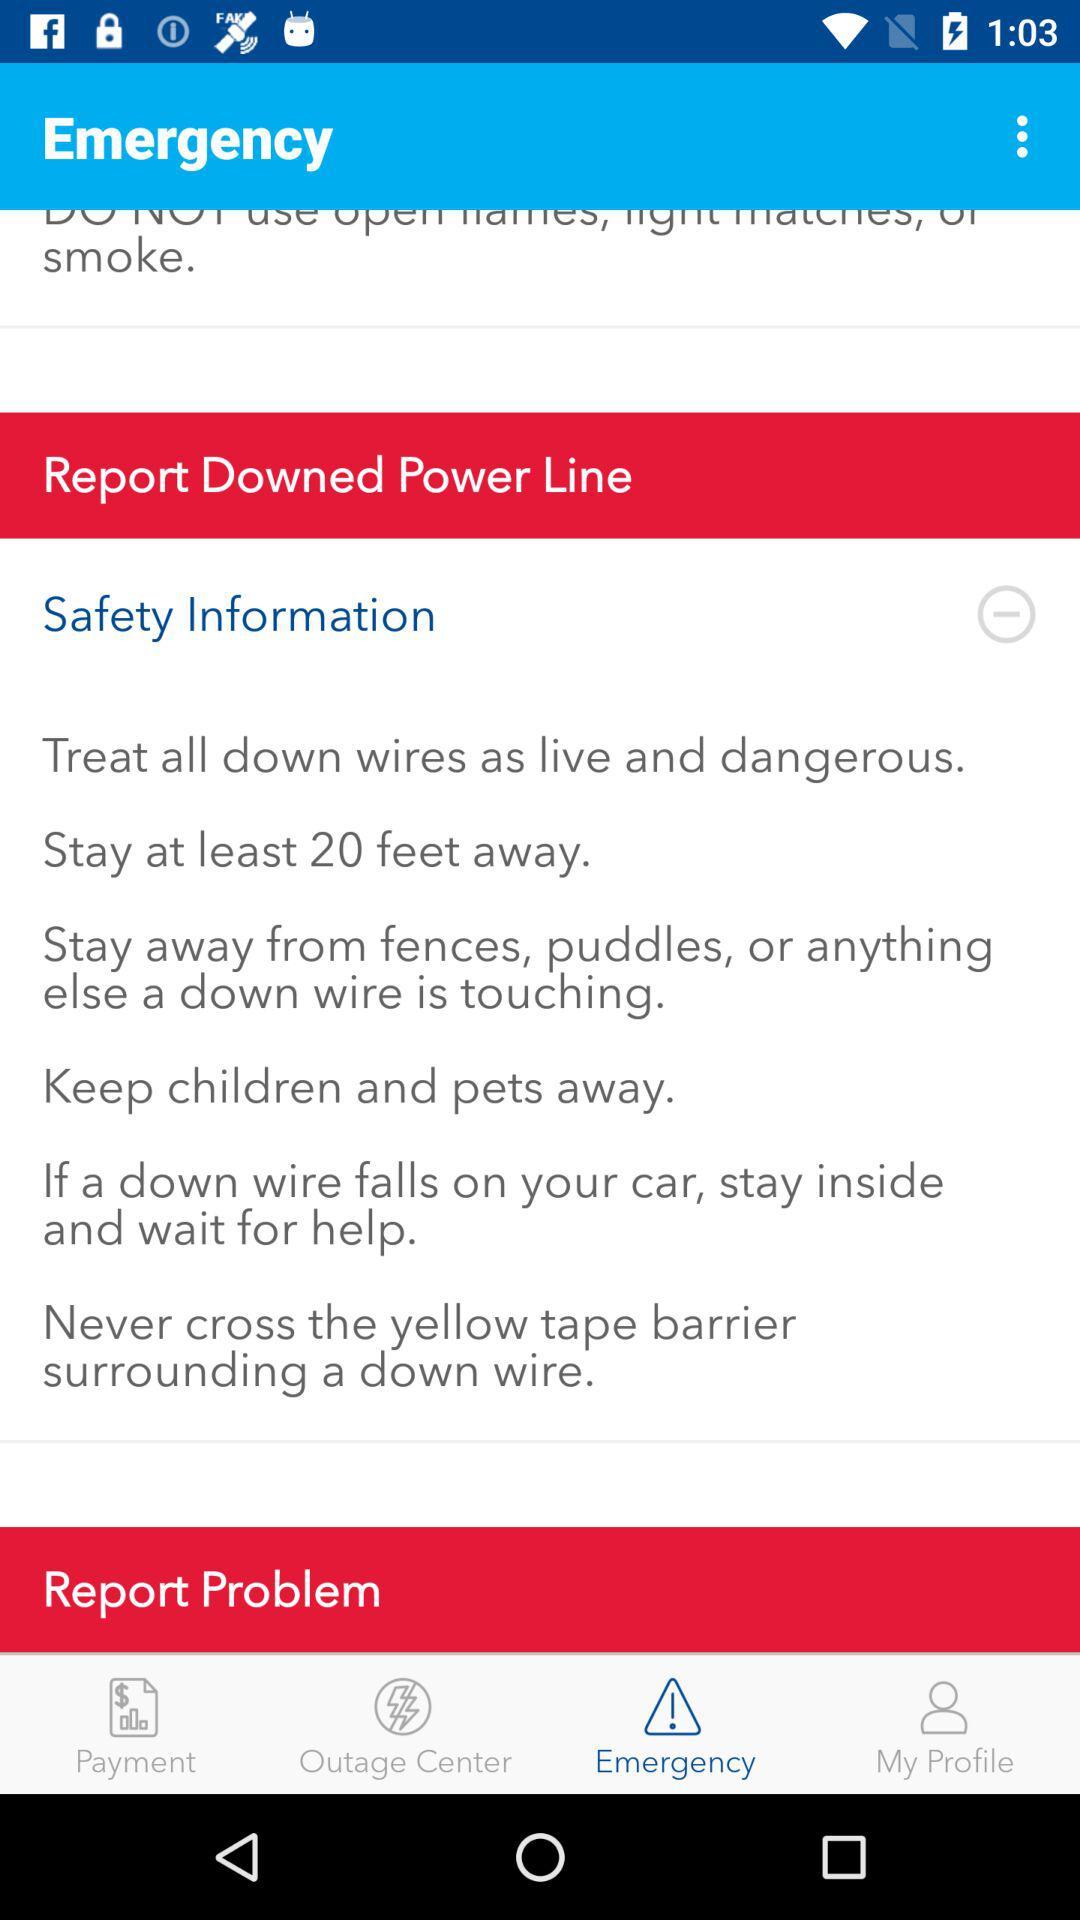 This screenshot has height=1920, width=1080. What do you see at coordinates (540, 474) in the screenshot?
I see `report downed power item` at bounding box center [540, 474].